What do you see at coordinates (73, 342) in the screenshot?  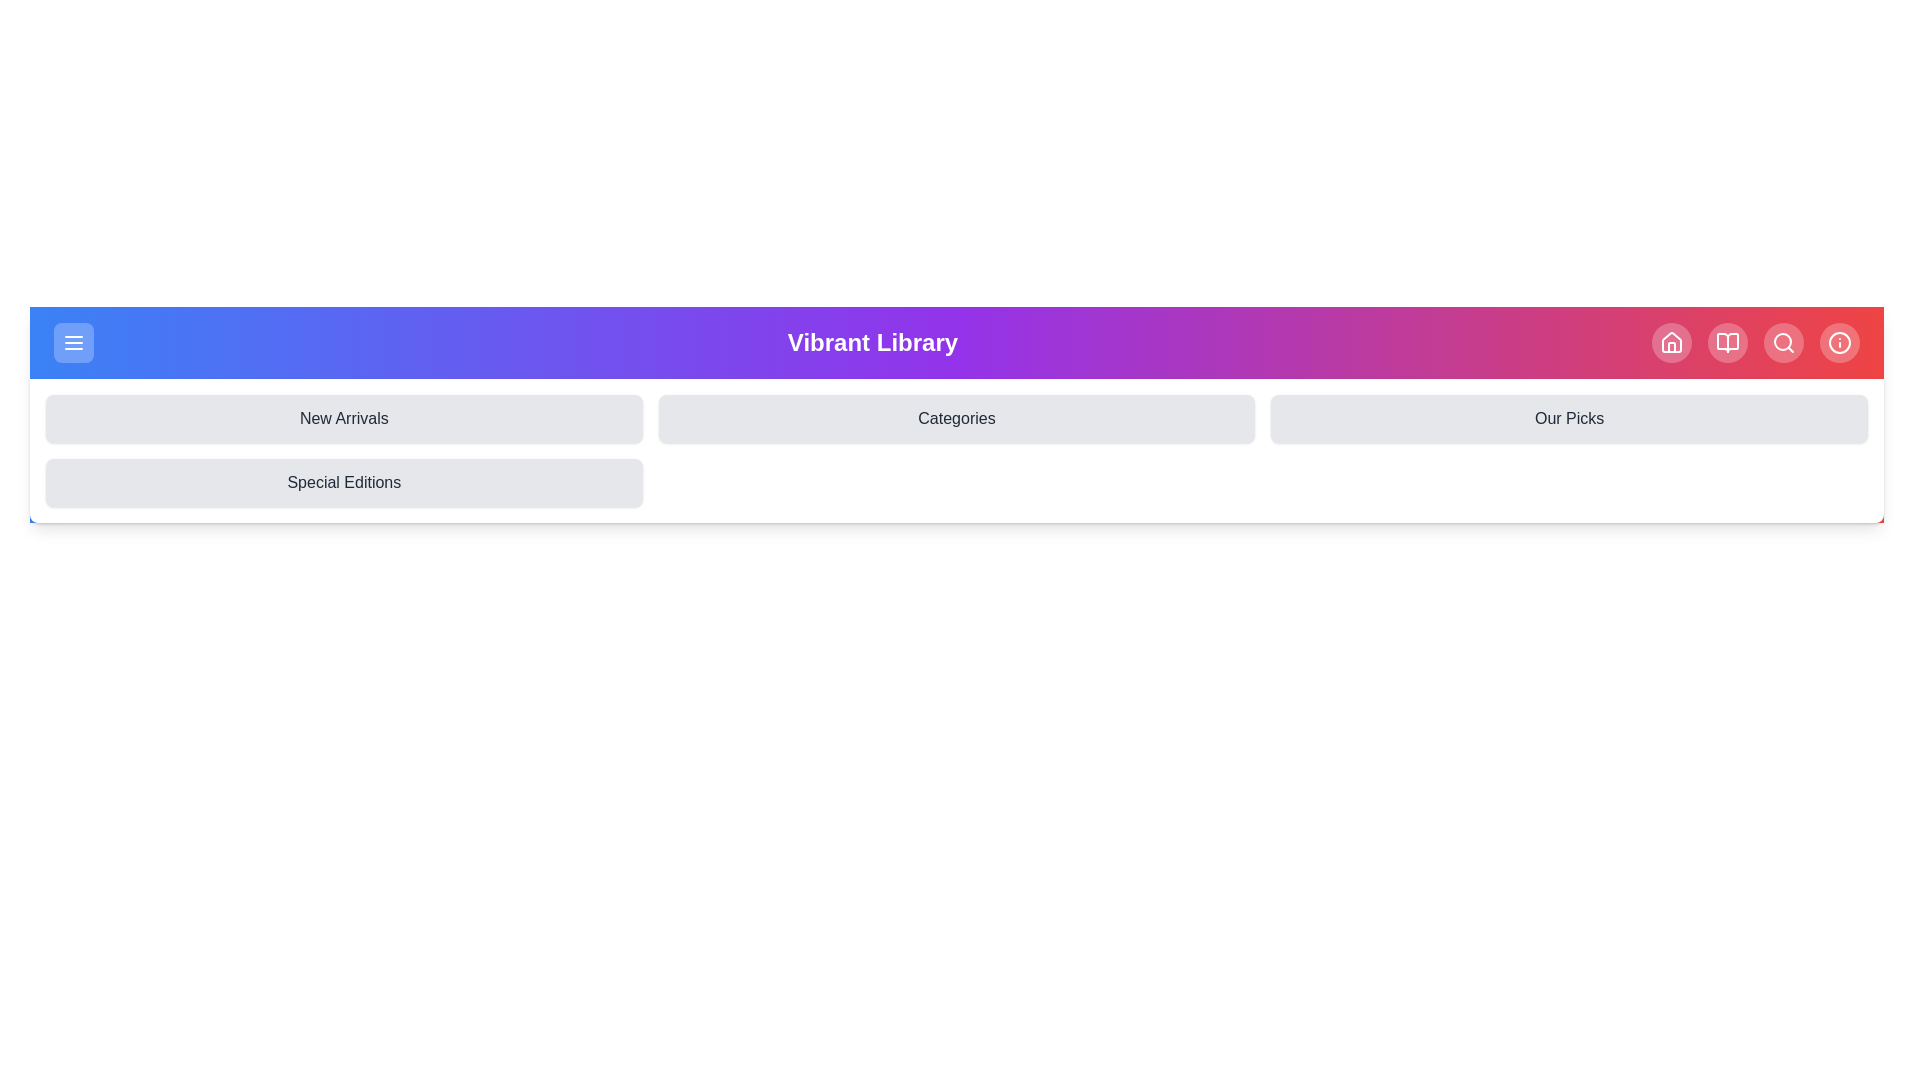 I see `the menu icon to toggle the menu visibility` at bounding box center [73, 342].